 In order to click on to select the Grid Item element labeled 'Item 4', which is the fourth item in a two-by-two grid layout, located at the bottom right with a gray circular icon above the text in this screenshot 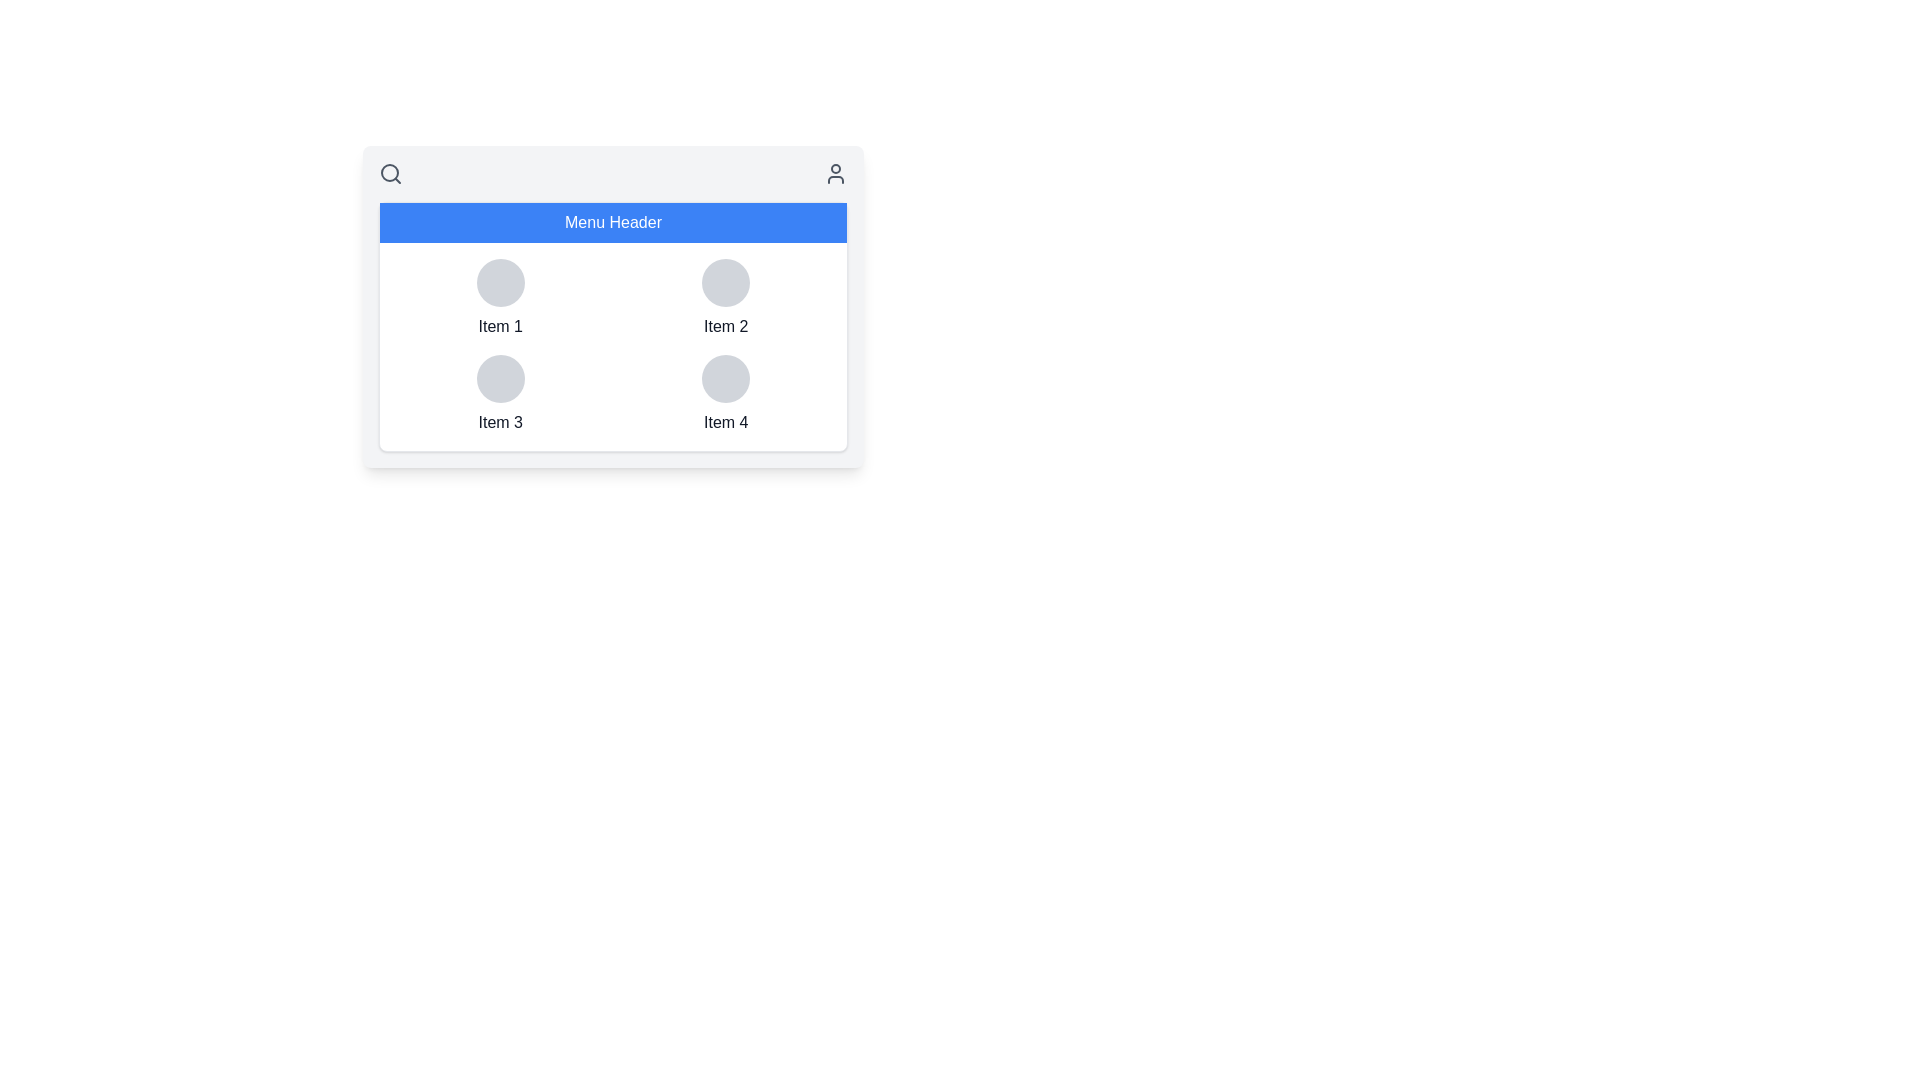, I will do `click(725, 394)`.